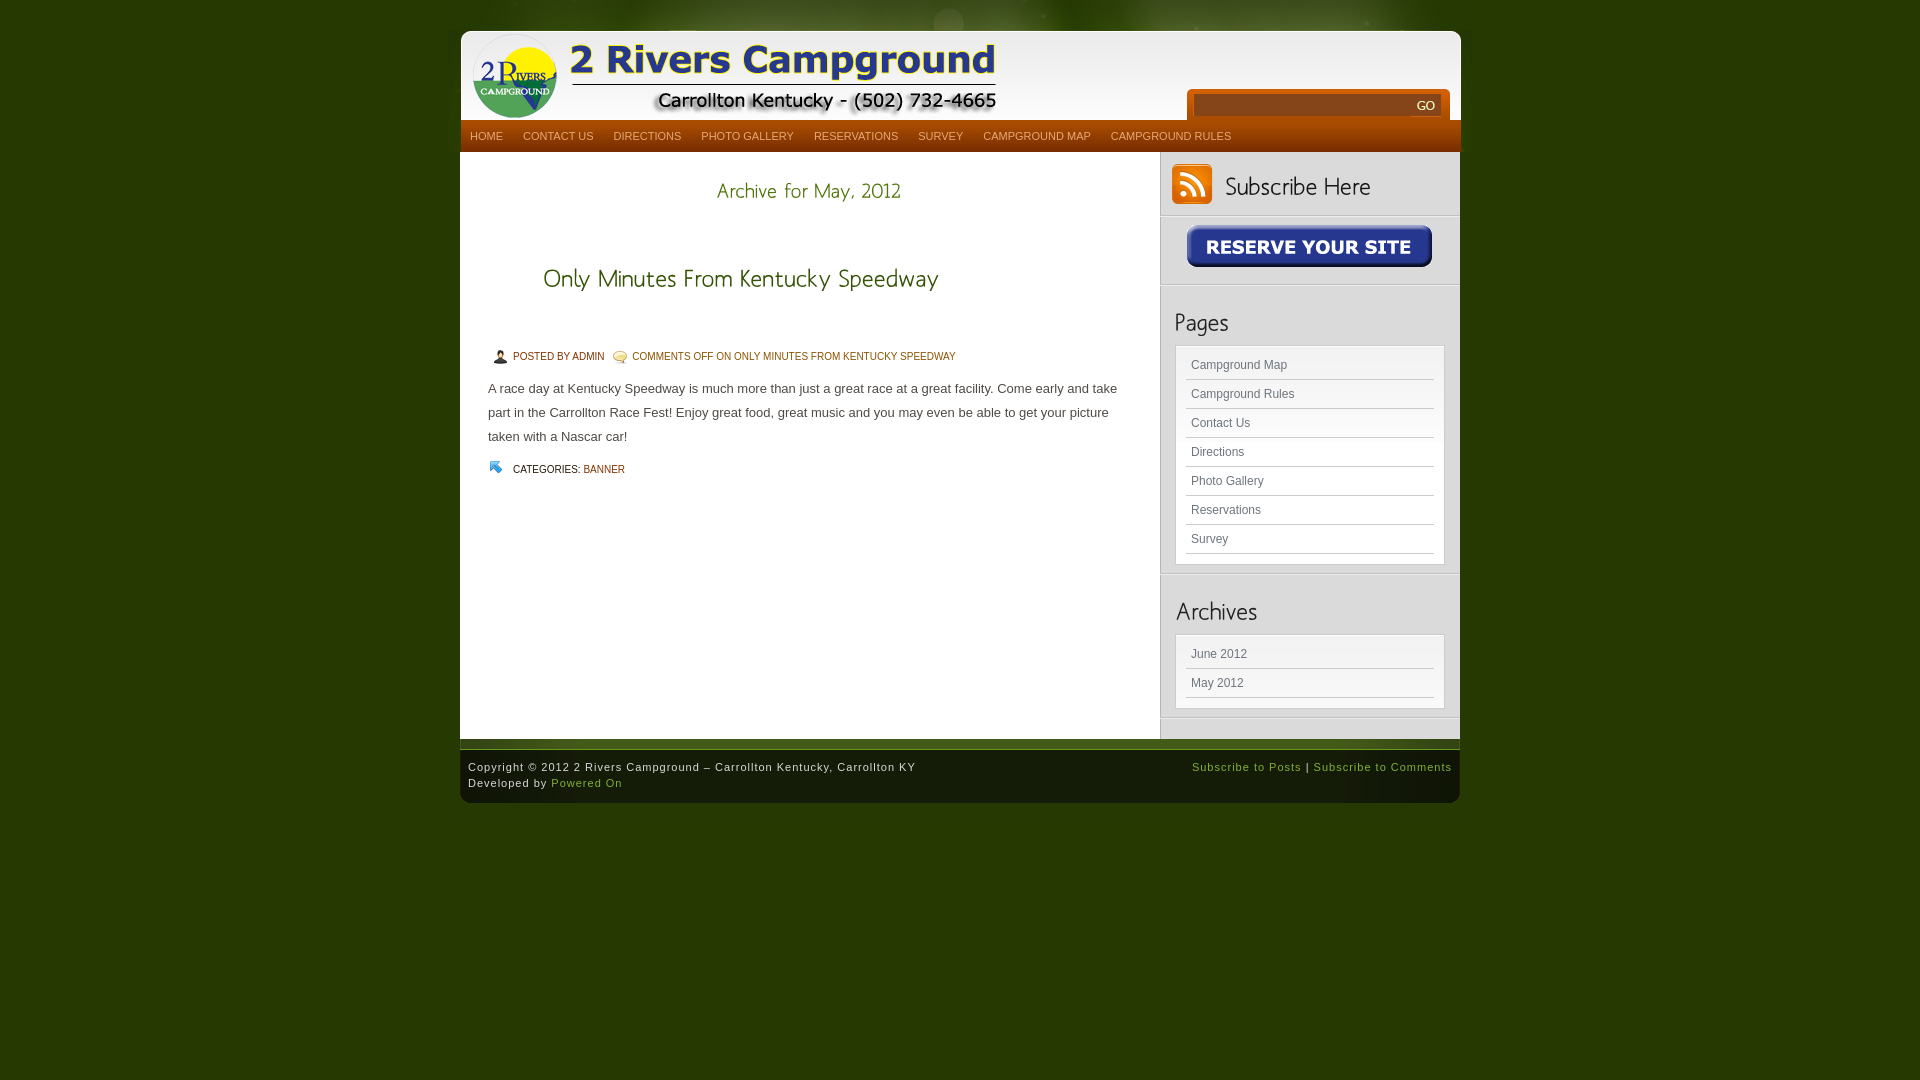  Describe the element at coordinates (486, 135) in the screenshot. I see `'HOME'` at that location.